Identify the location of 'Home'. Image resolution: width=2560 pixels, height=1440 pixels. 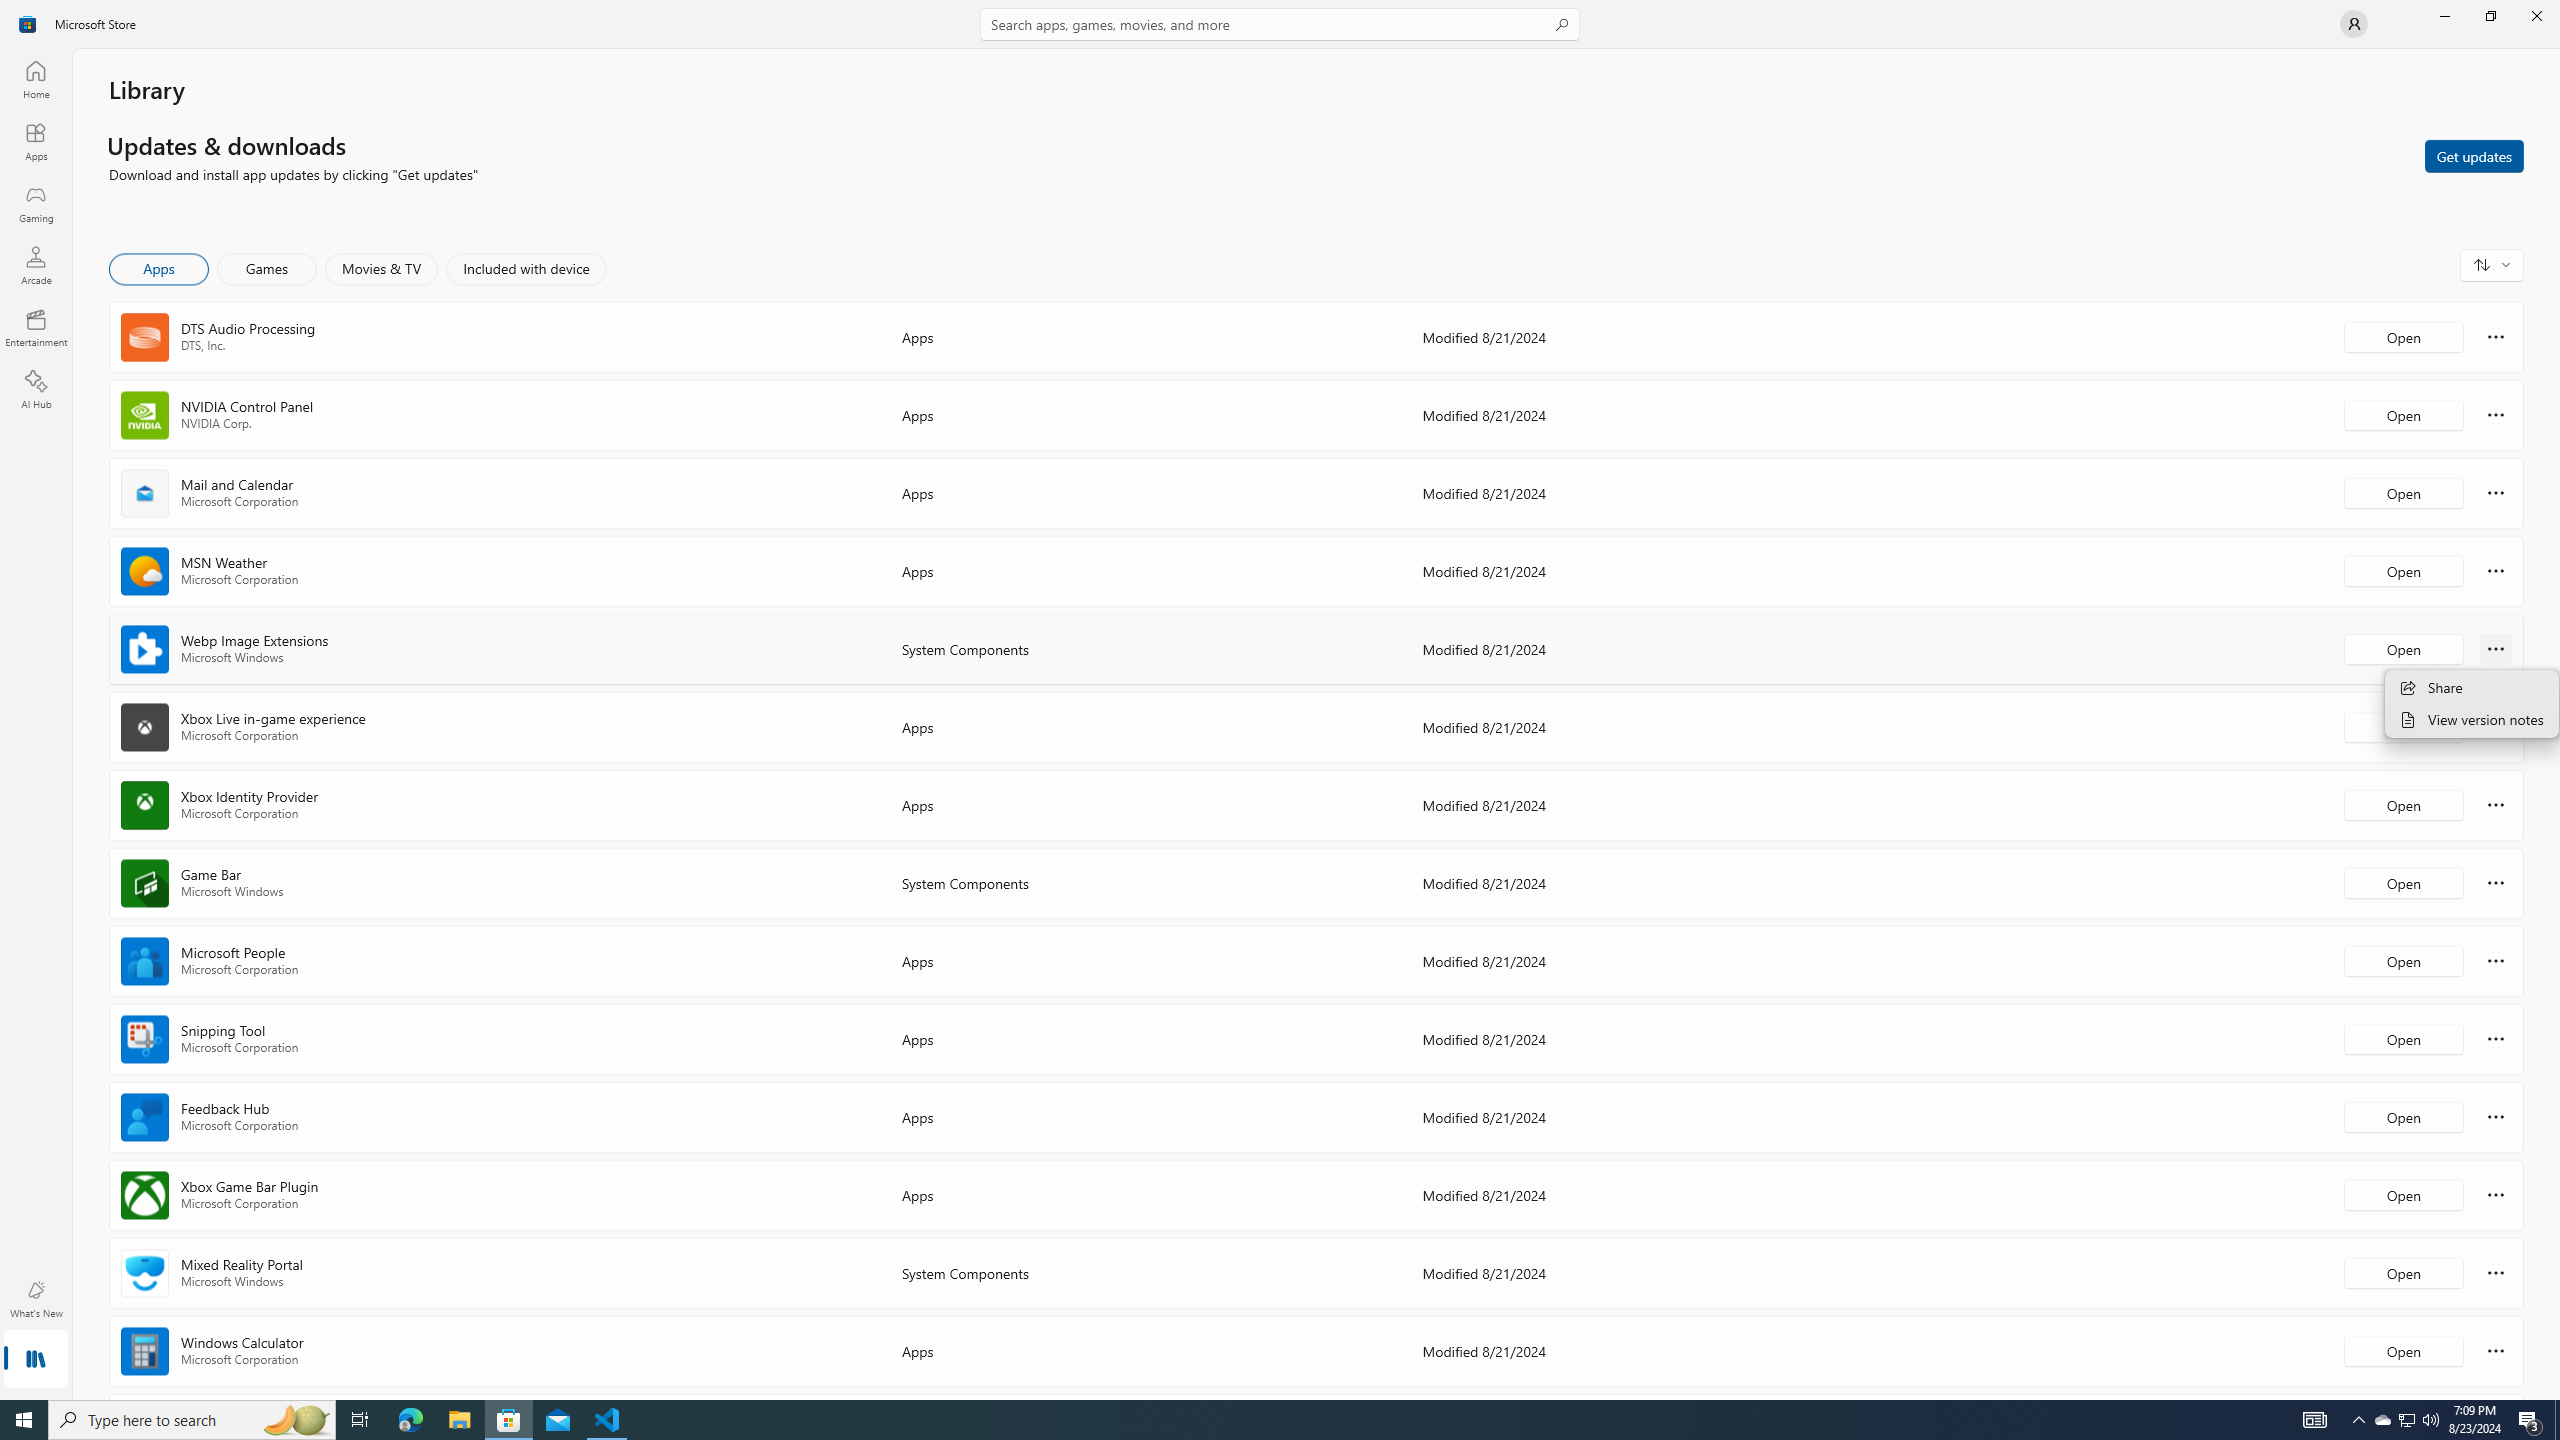
(34, 78).